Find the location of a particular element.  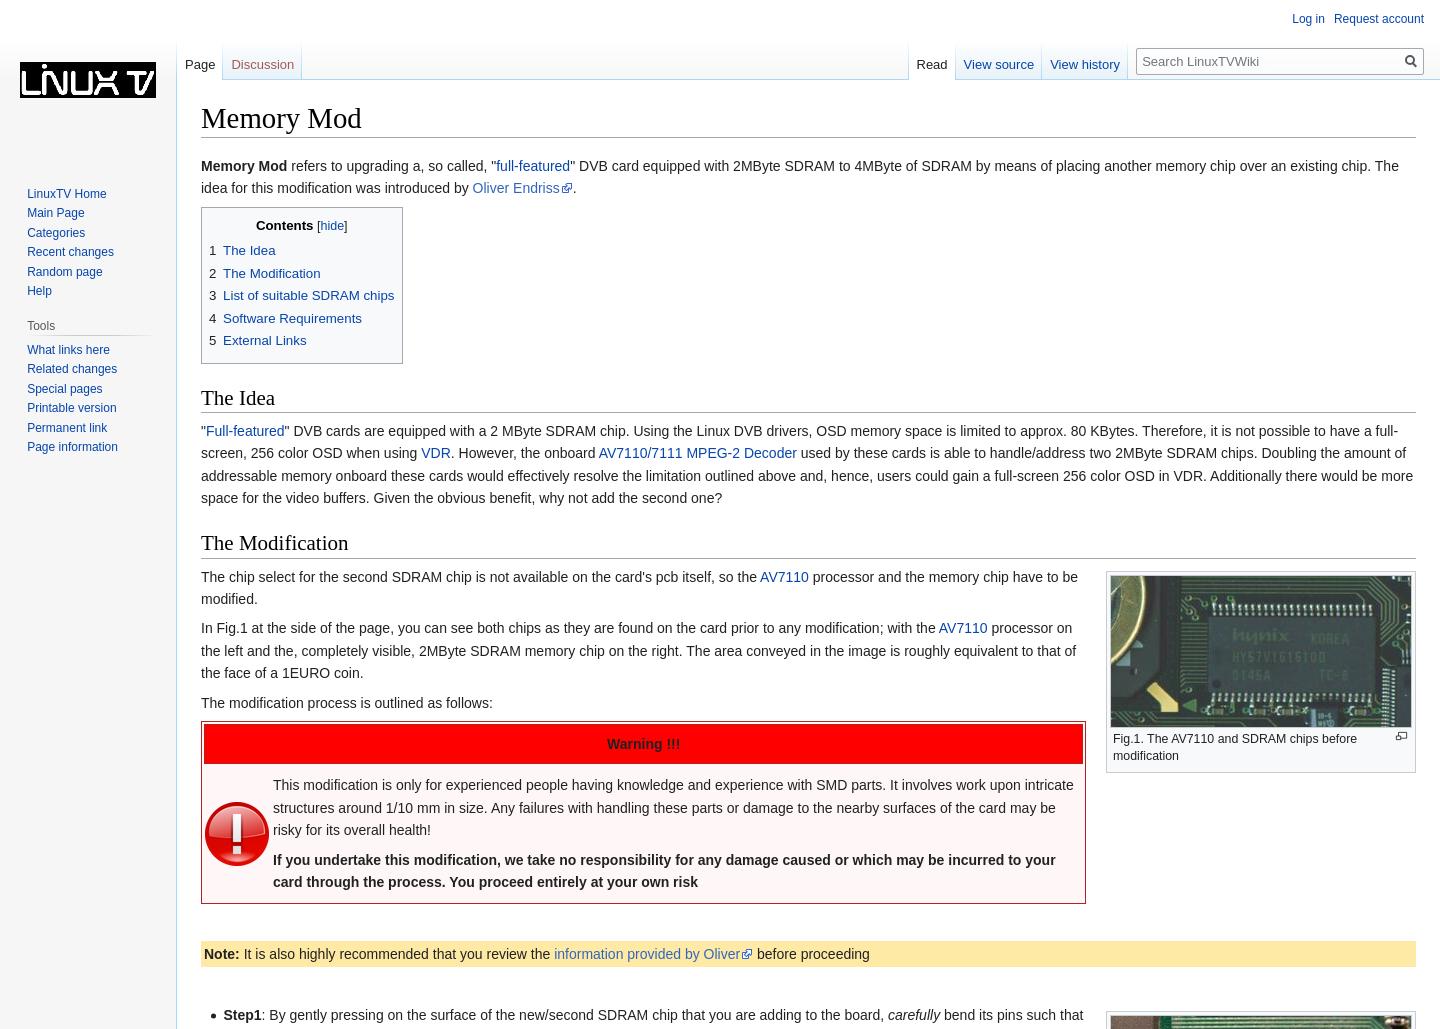

'processor and the memory chip have to be modified.' is located at coordinates (638, 586).